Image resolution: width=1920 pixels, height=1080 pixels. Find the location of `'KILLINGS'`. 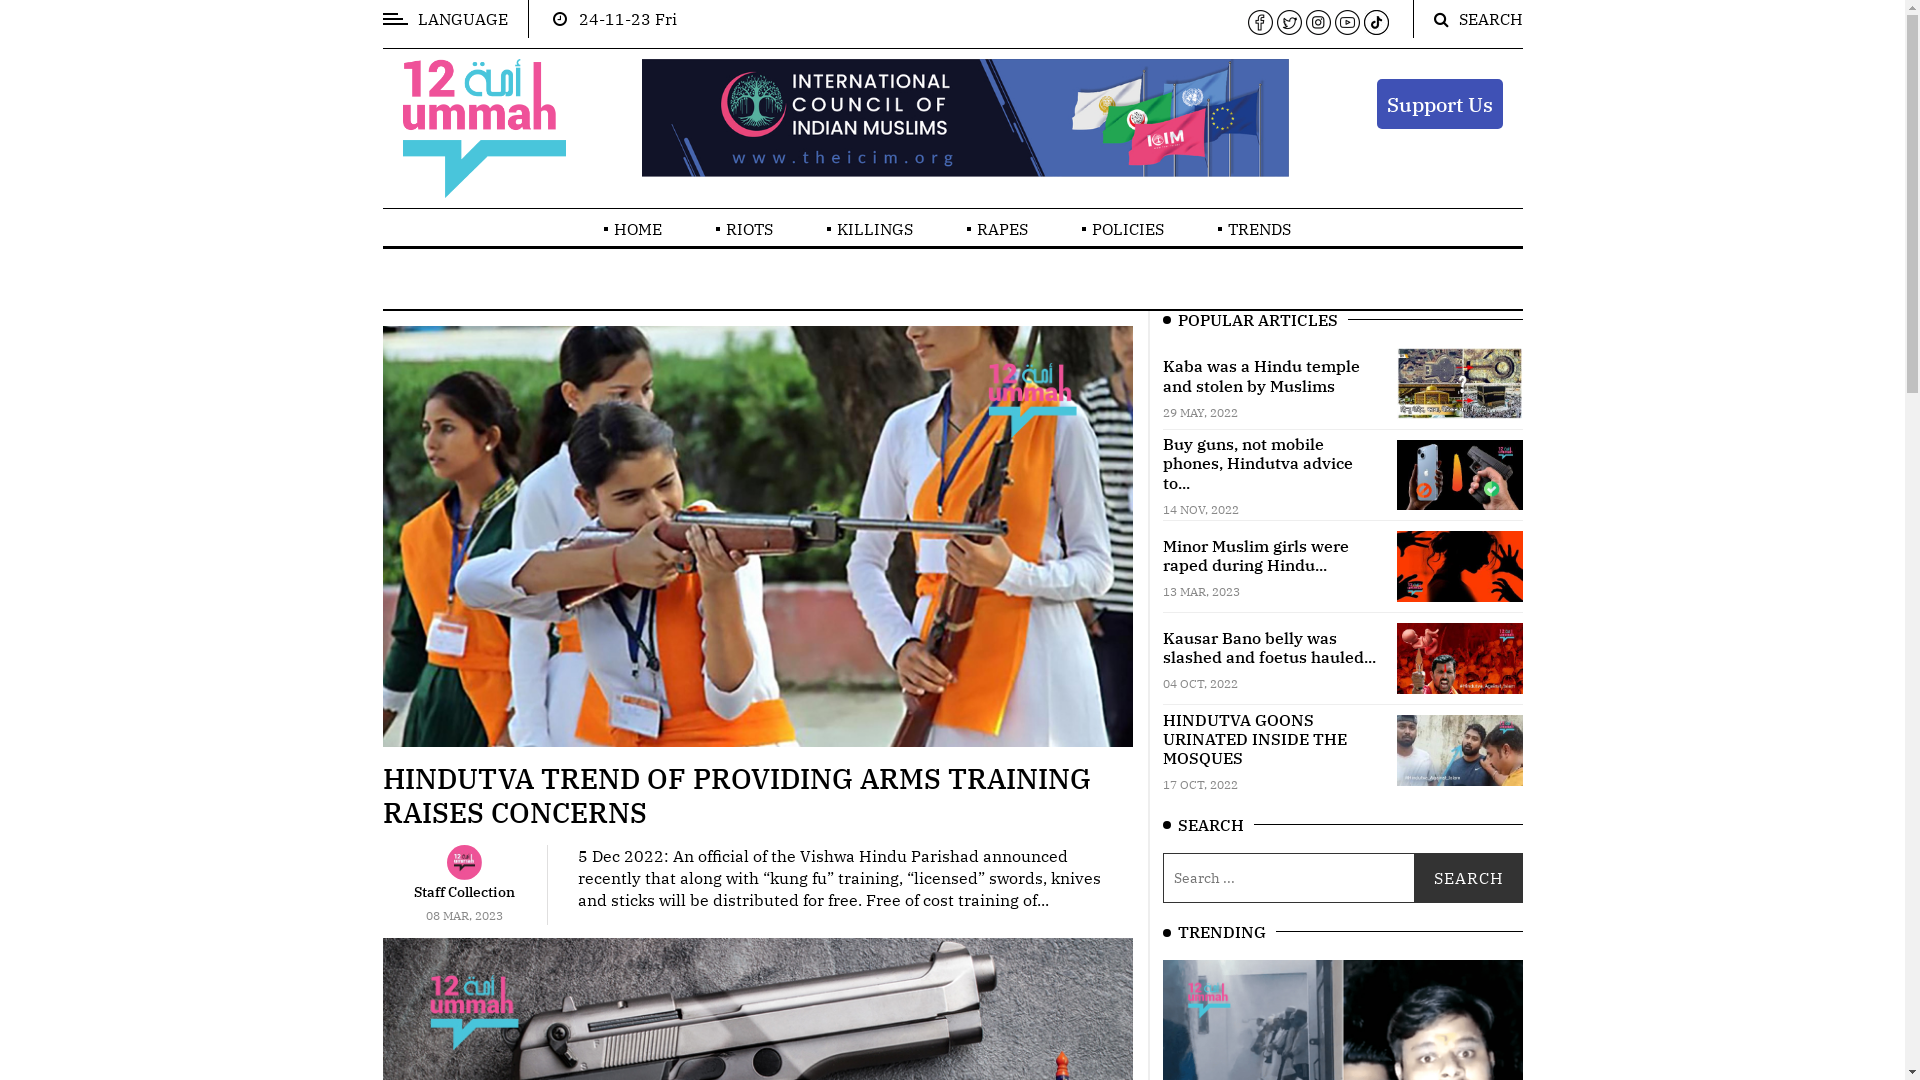

'KILLINGS' is located at coordinates (874, 227).